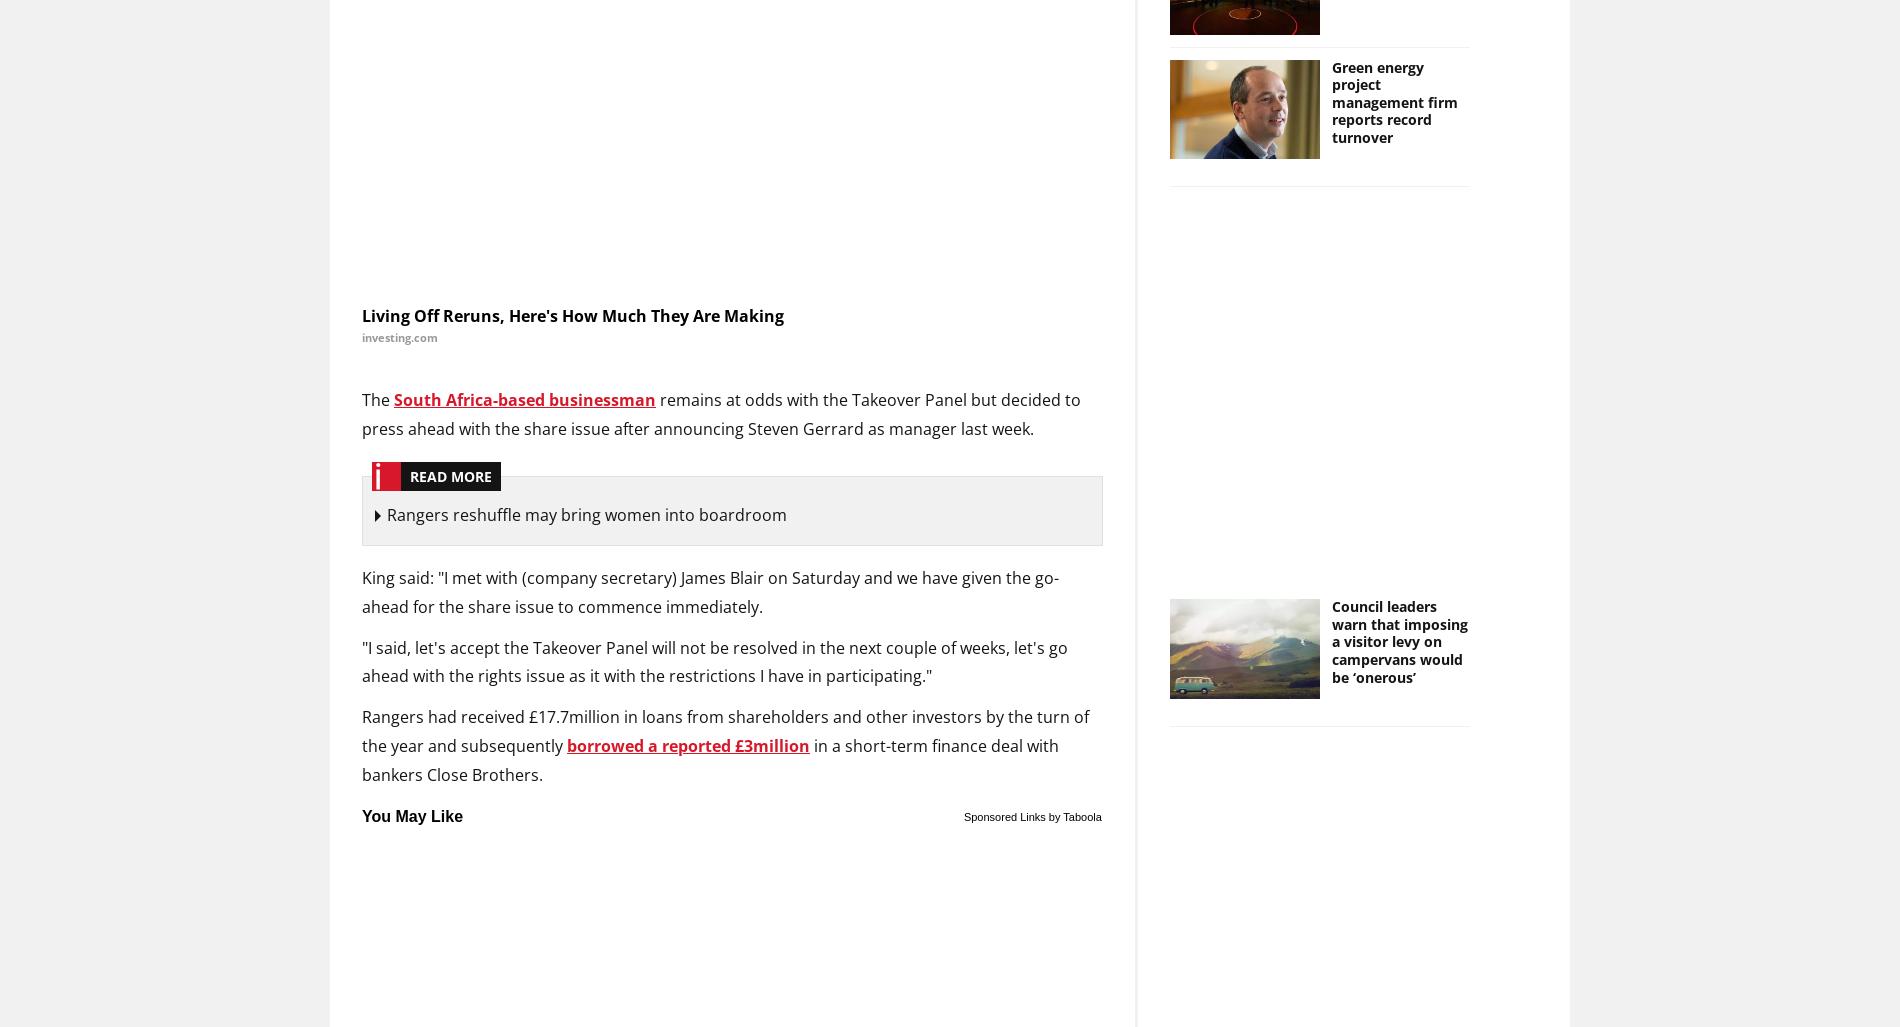 Image resolution: width=1900 pixels, height=1027 pixels. Describe the element at coordinates (713, 660) in the screenshot. I see `'"I said, let's accept the Takeover Panel will not be resolved in the next couple of weeks, let's go ahead with the rights issue as it with the restrictions I have in participating."'` at that location.